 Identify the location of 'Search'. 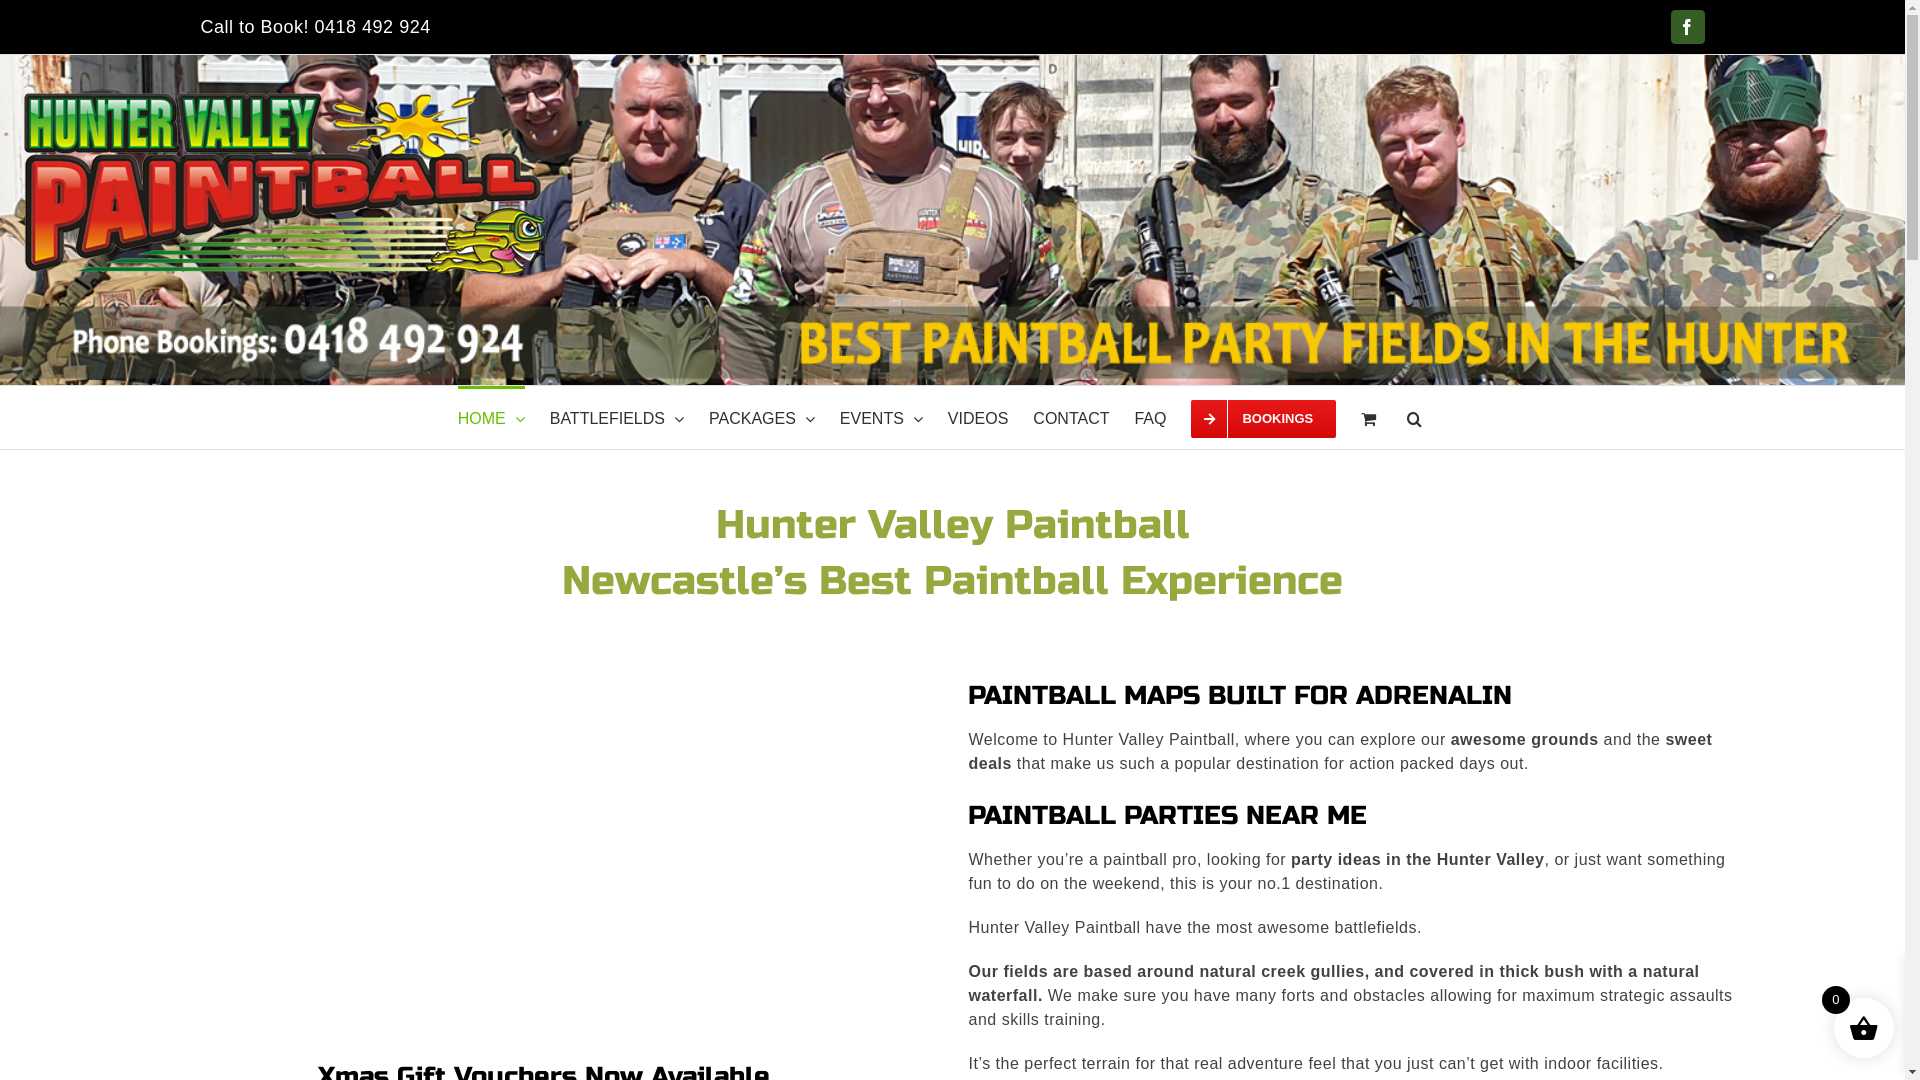
(1413, 416).